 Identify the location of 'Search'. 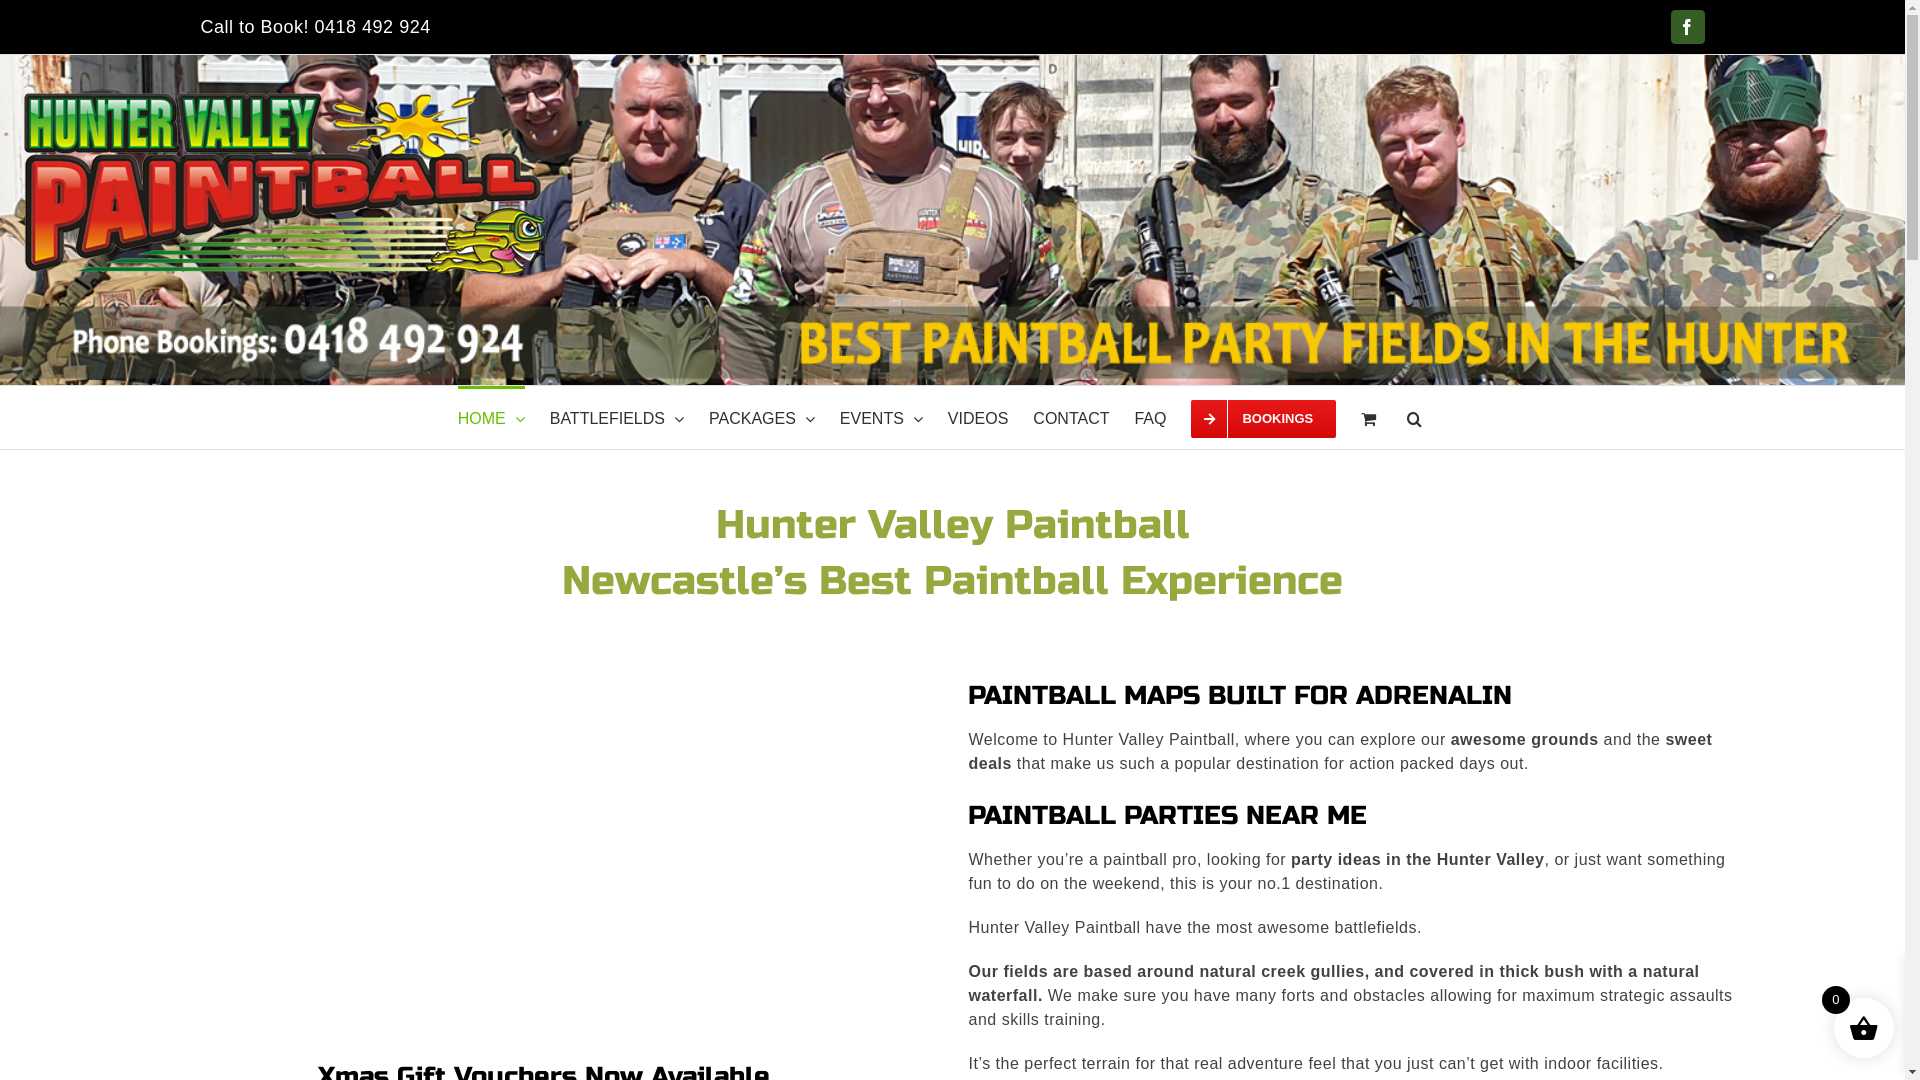
(1413, 416).